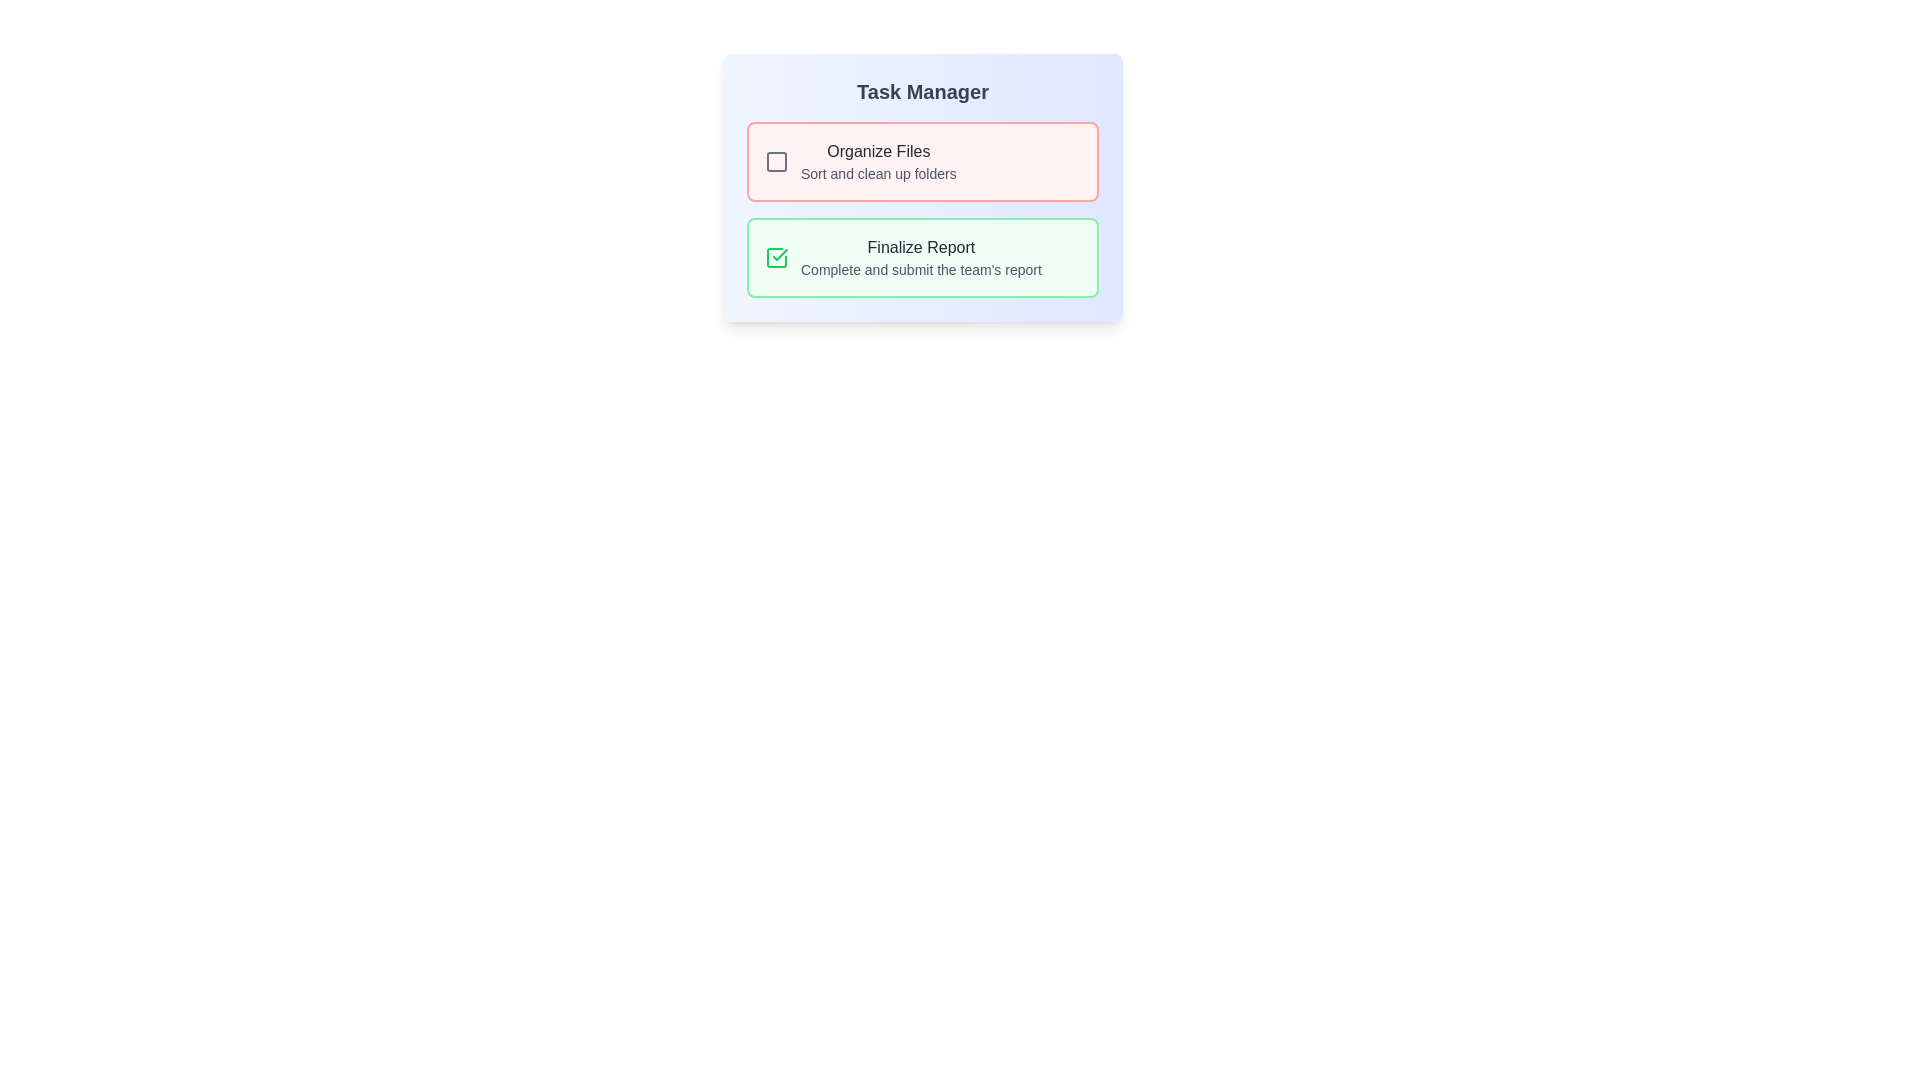 The image size is (1920, 1080). What do you see at coordinates (776, 161) in the screenshot?
I see `the icon representing the task of organizing files, located in the upper left portion of the red-bordered block with the text 'Organize Files' and 'Sort and clean up folders'` at bounding box center [776, 161].